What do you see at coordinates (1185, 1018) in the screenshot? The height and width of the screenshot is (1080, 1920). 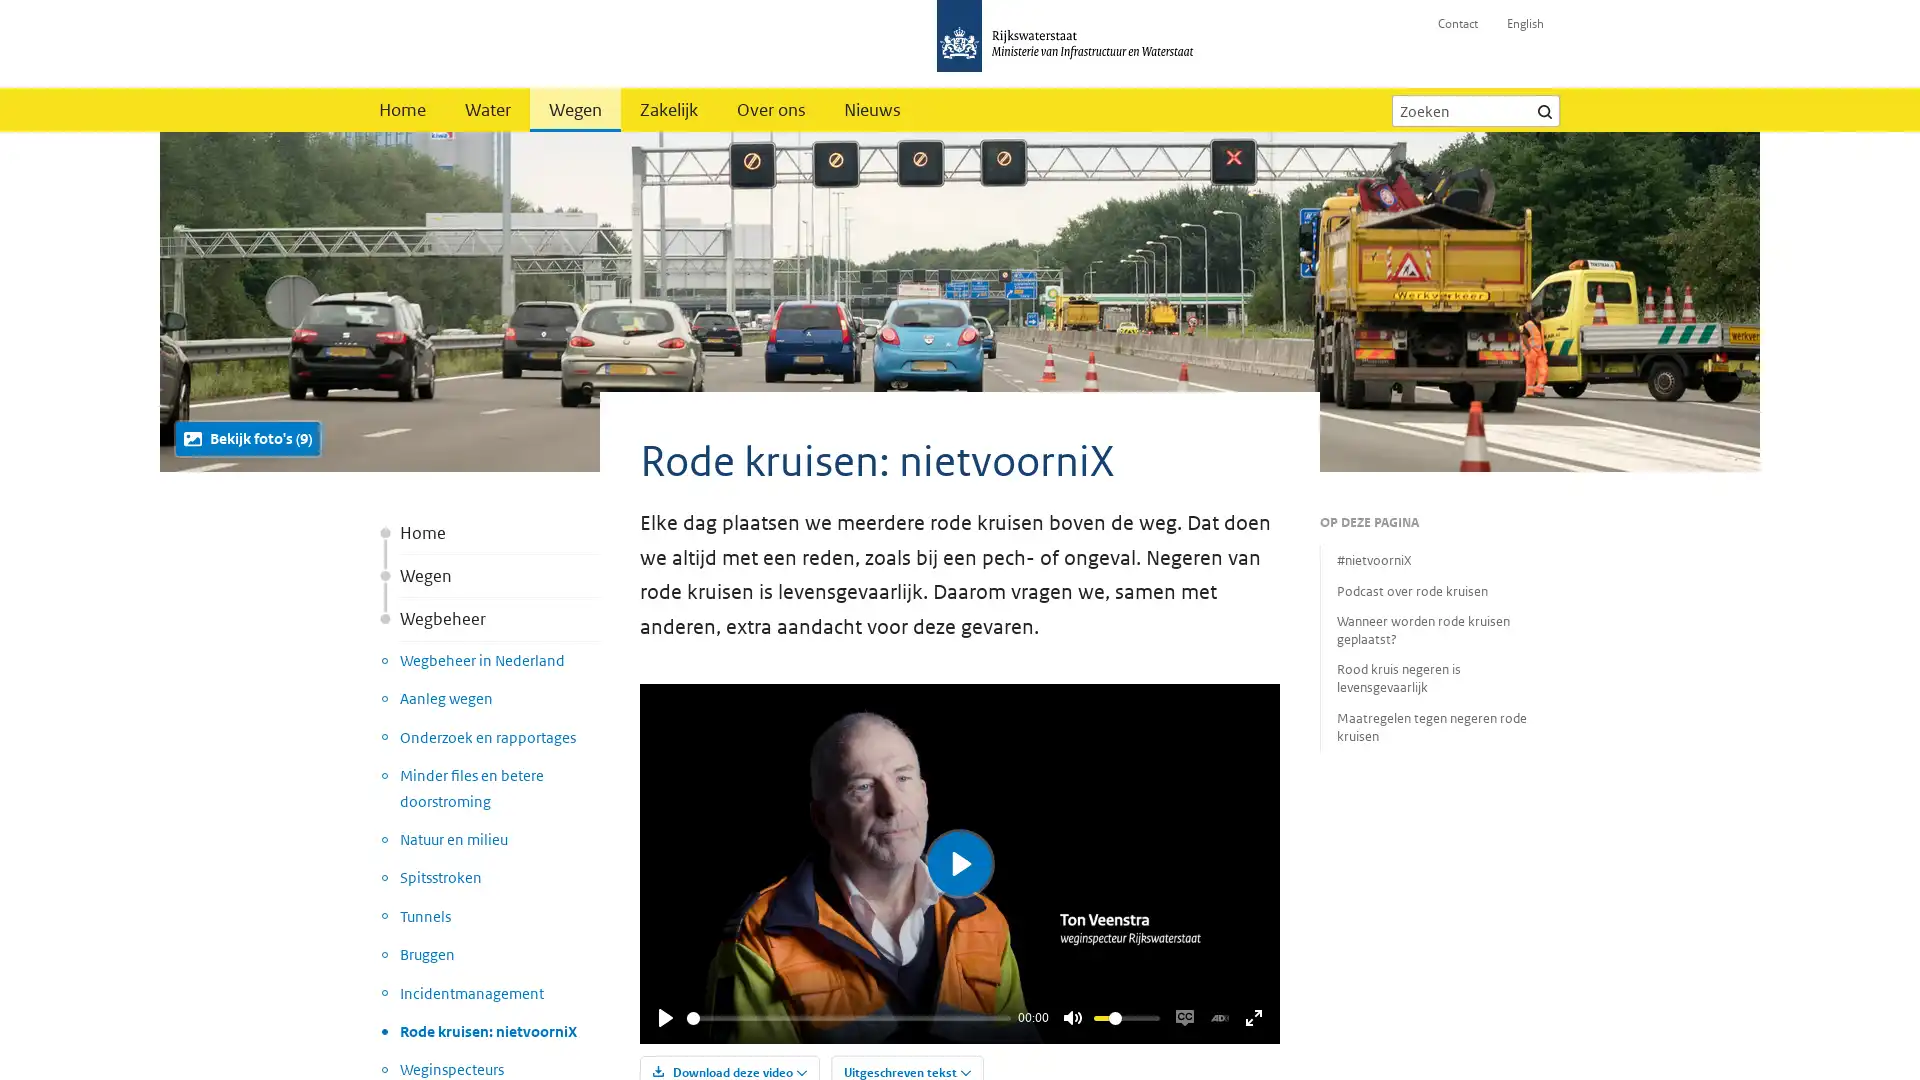 I see `Ondertiteling aan` at bounding box center [1185, 1018].